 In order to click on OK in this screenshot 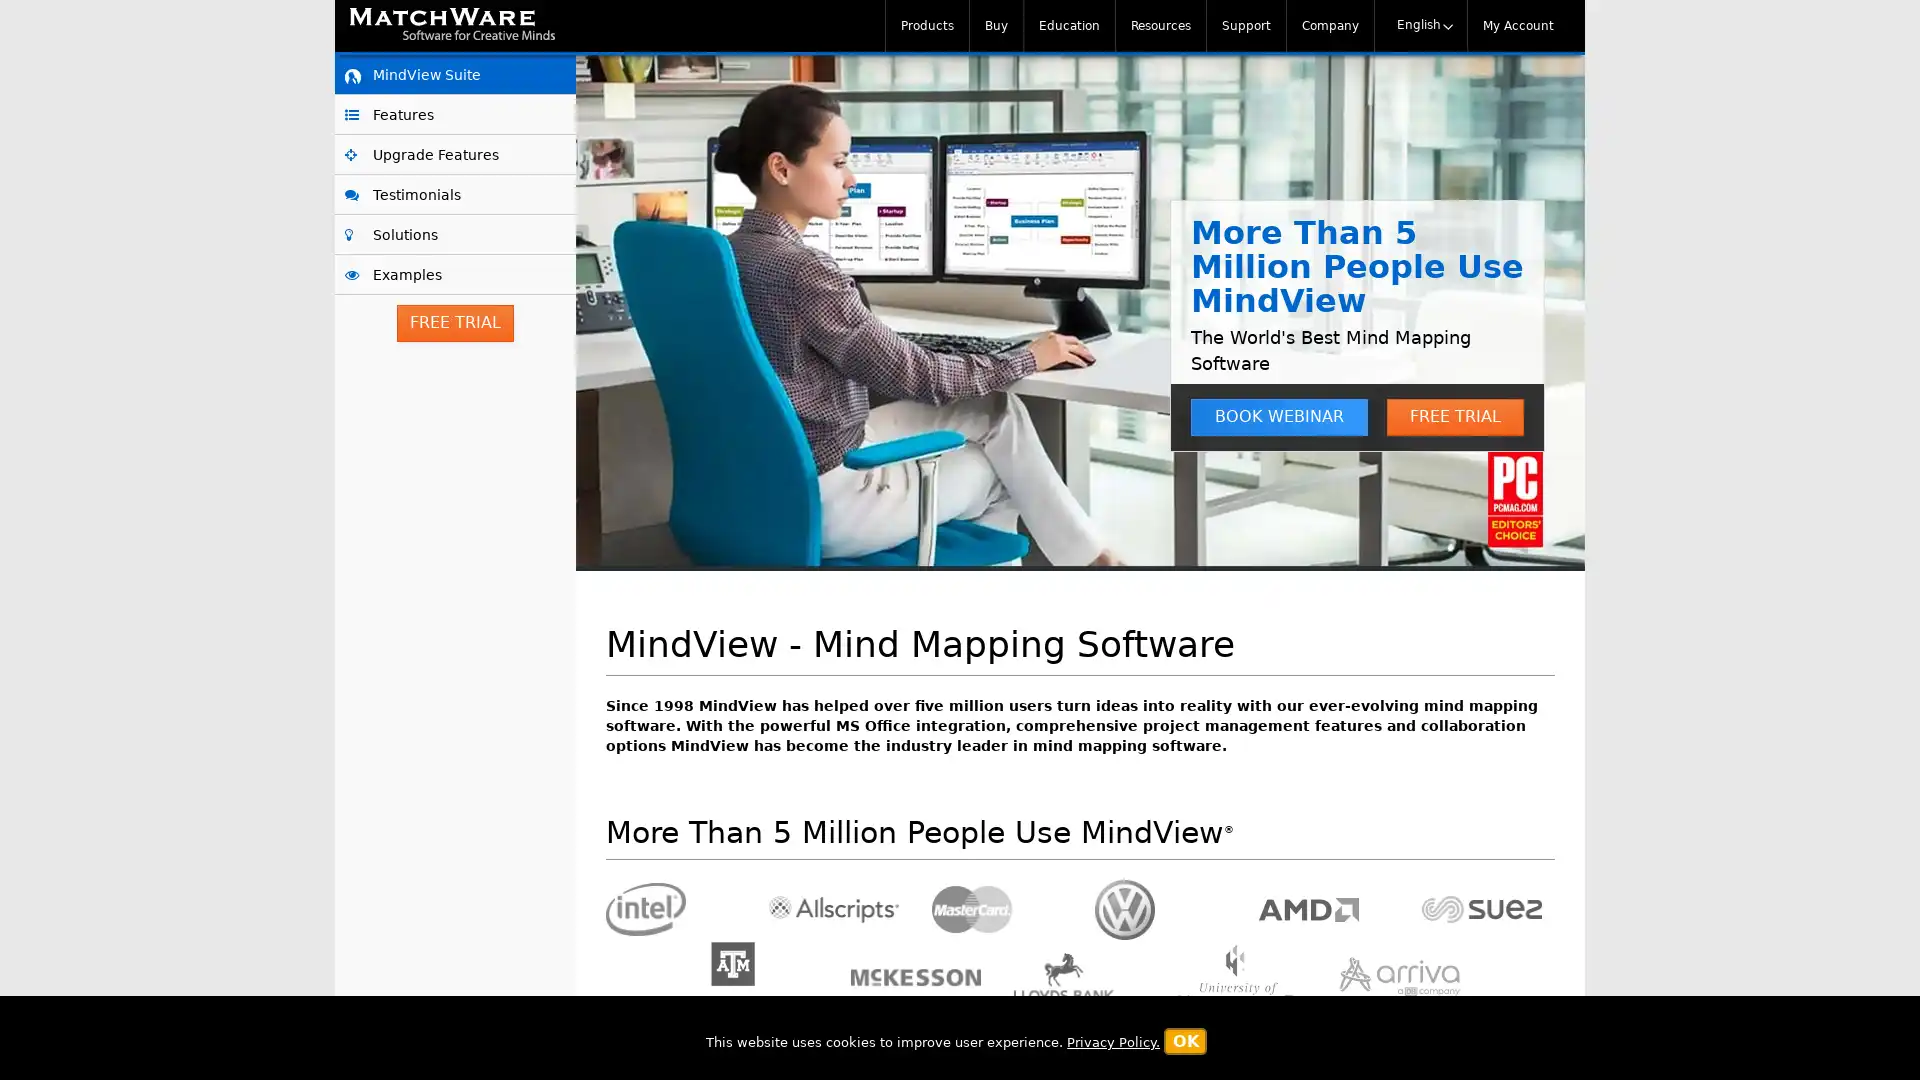, I will do `click(1185, 1040)`.